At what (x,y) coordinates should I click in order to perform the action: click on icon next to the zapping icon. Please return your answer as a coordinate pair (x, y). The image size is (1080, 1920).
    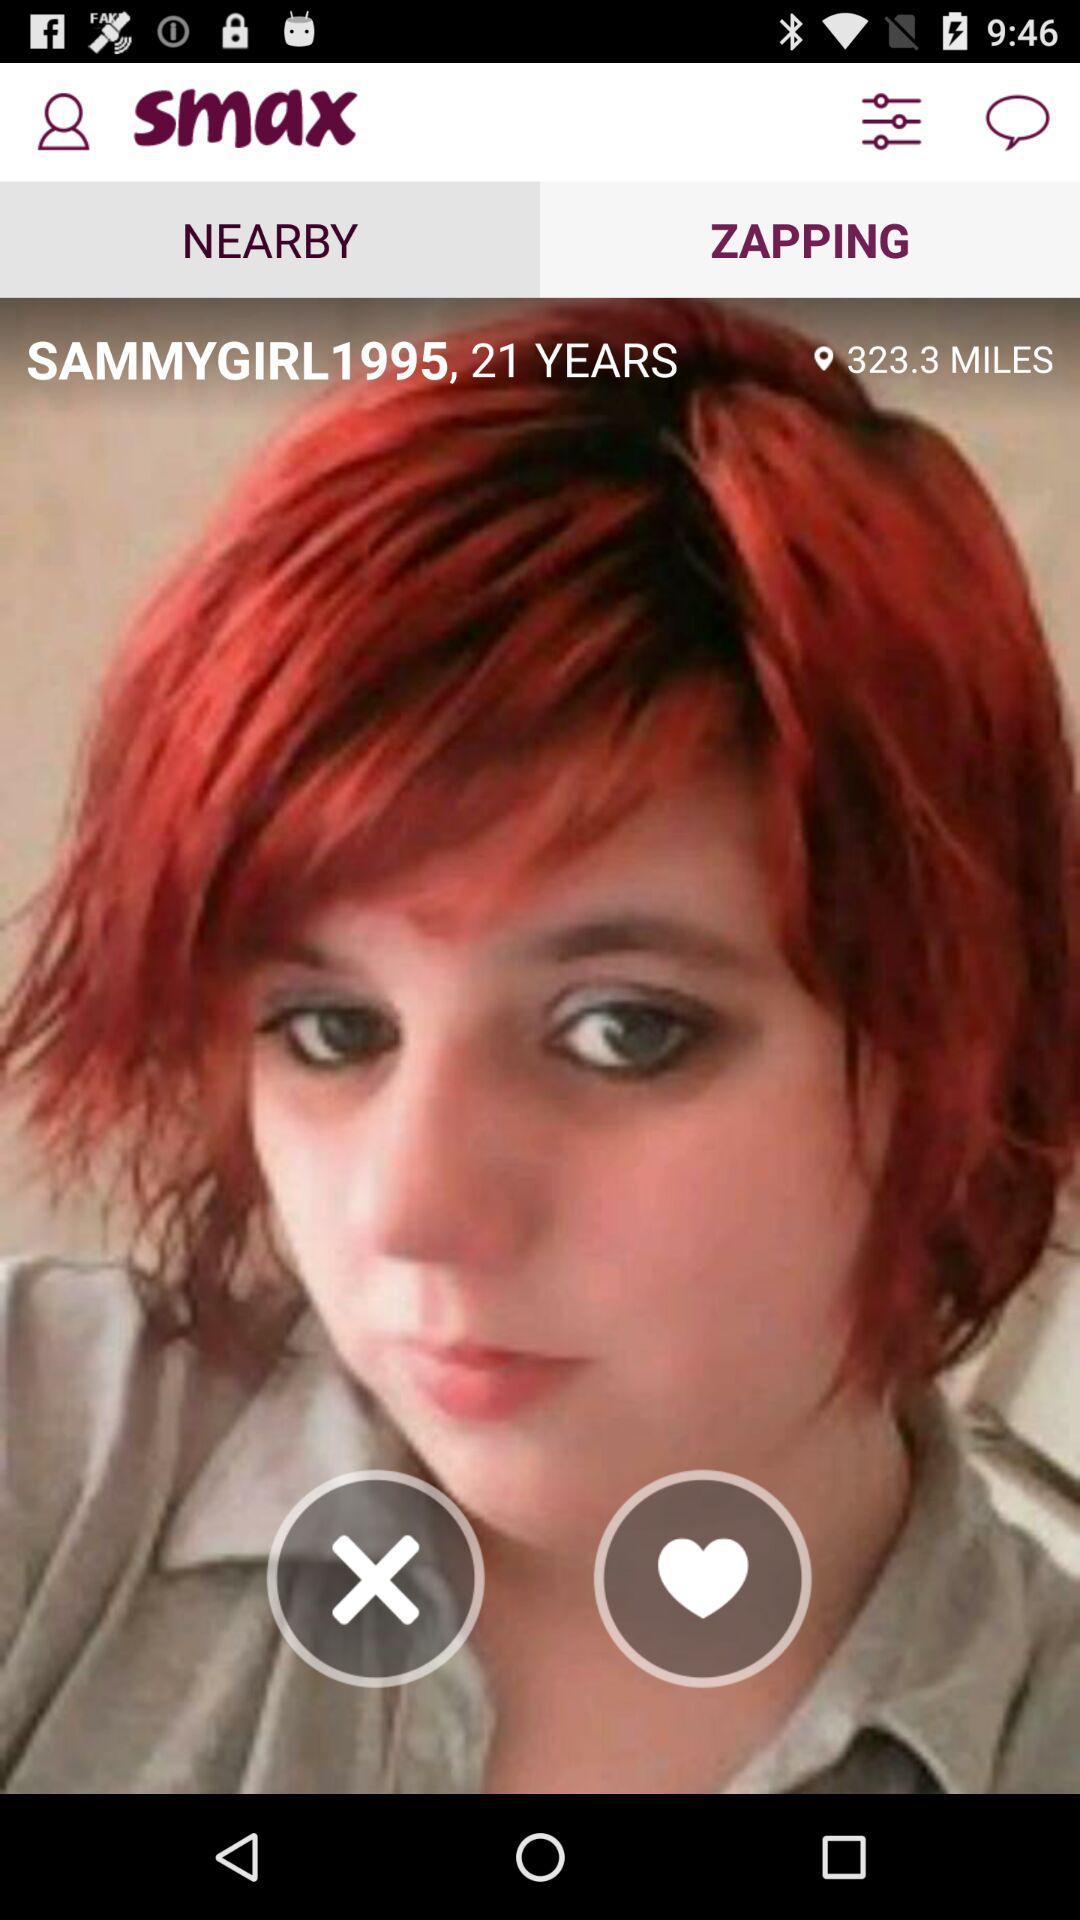
    Looking at the image, I should click on (270, 239).